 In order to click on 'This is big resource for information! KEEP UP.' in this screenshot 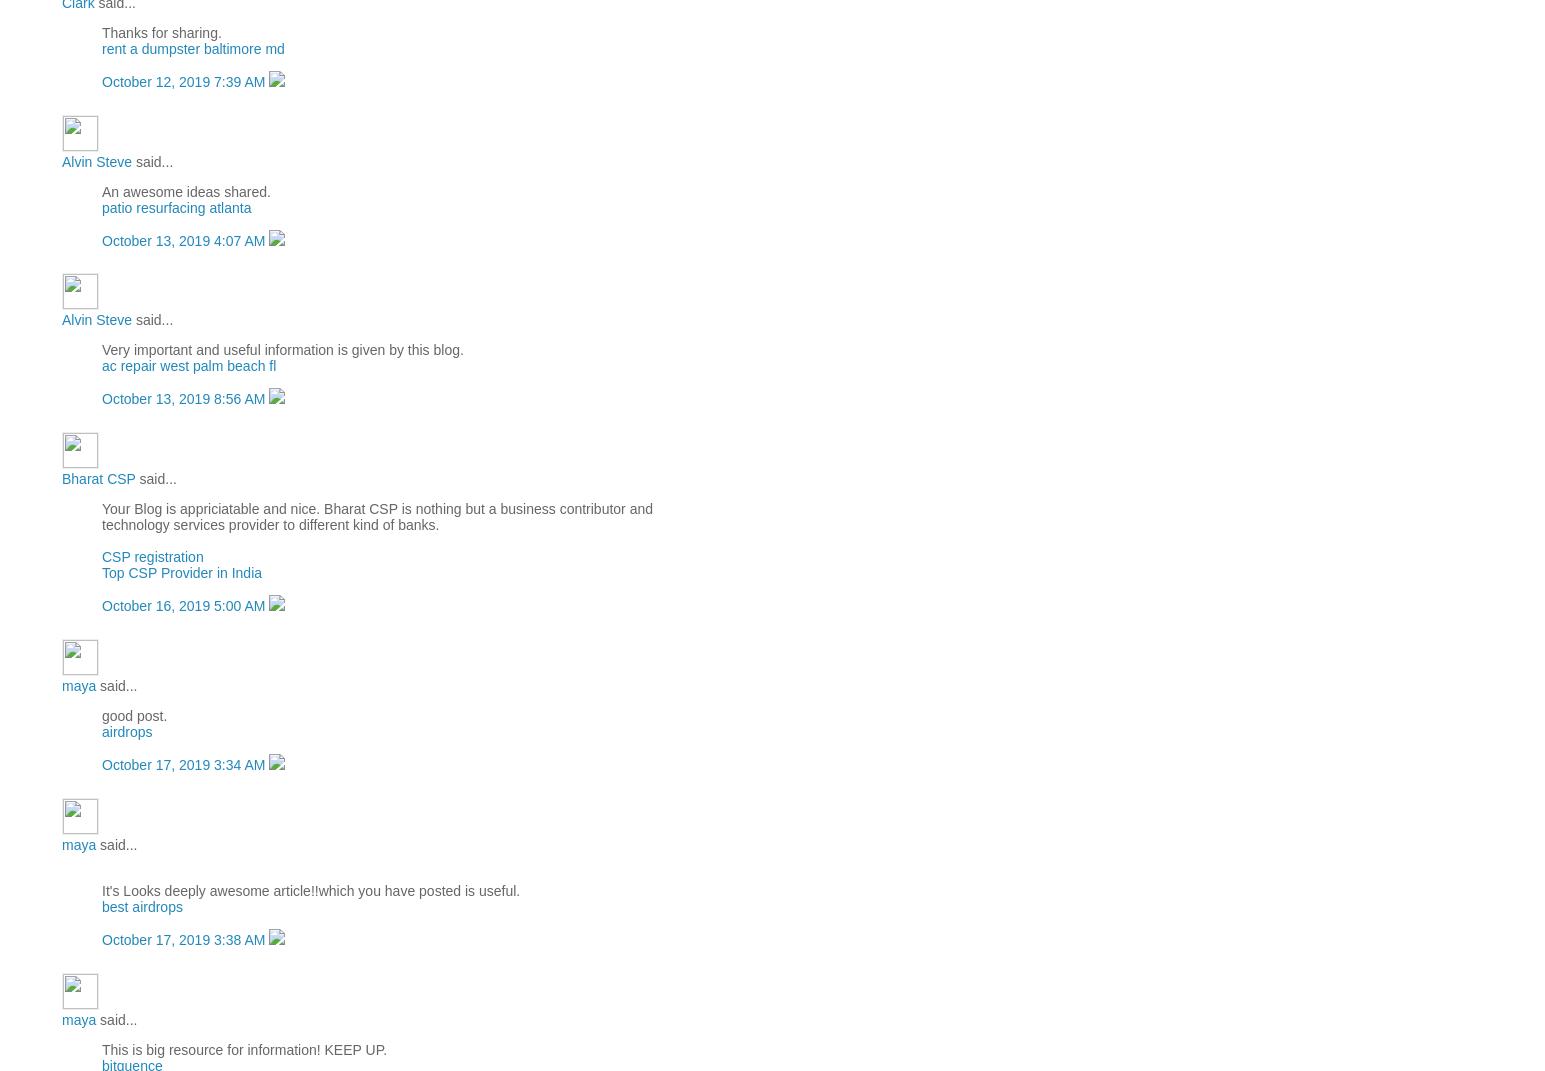, I will do `click(244, 1049)`.